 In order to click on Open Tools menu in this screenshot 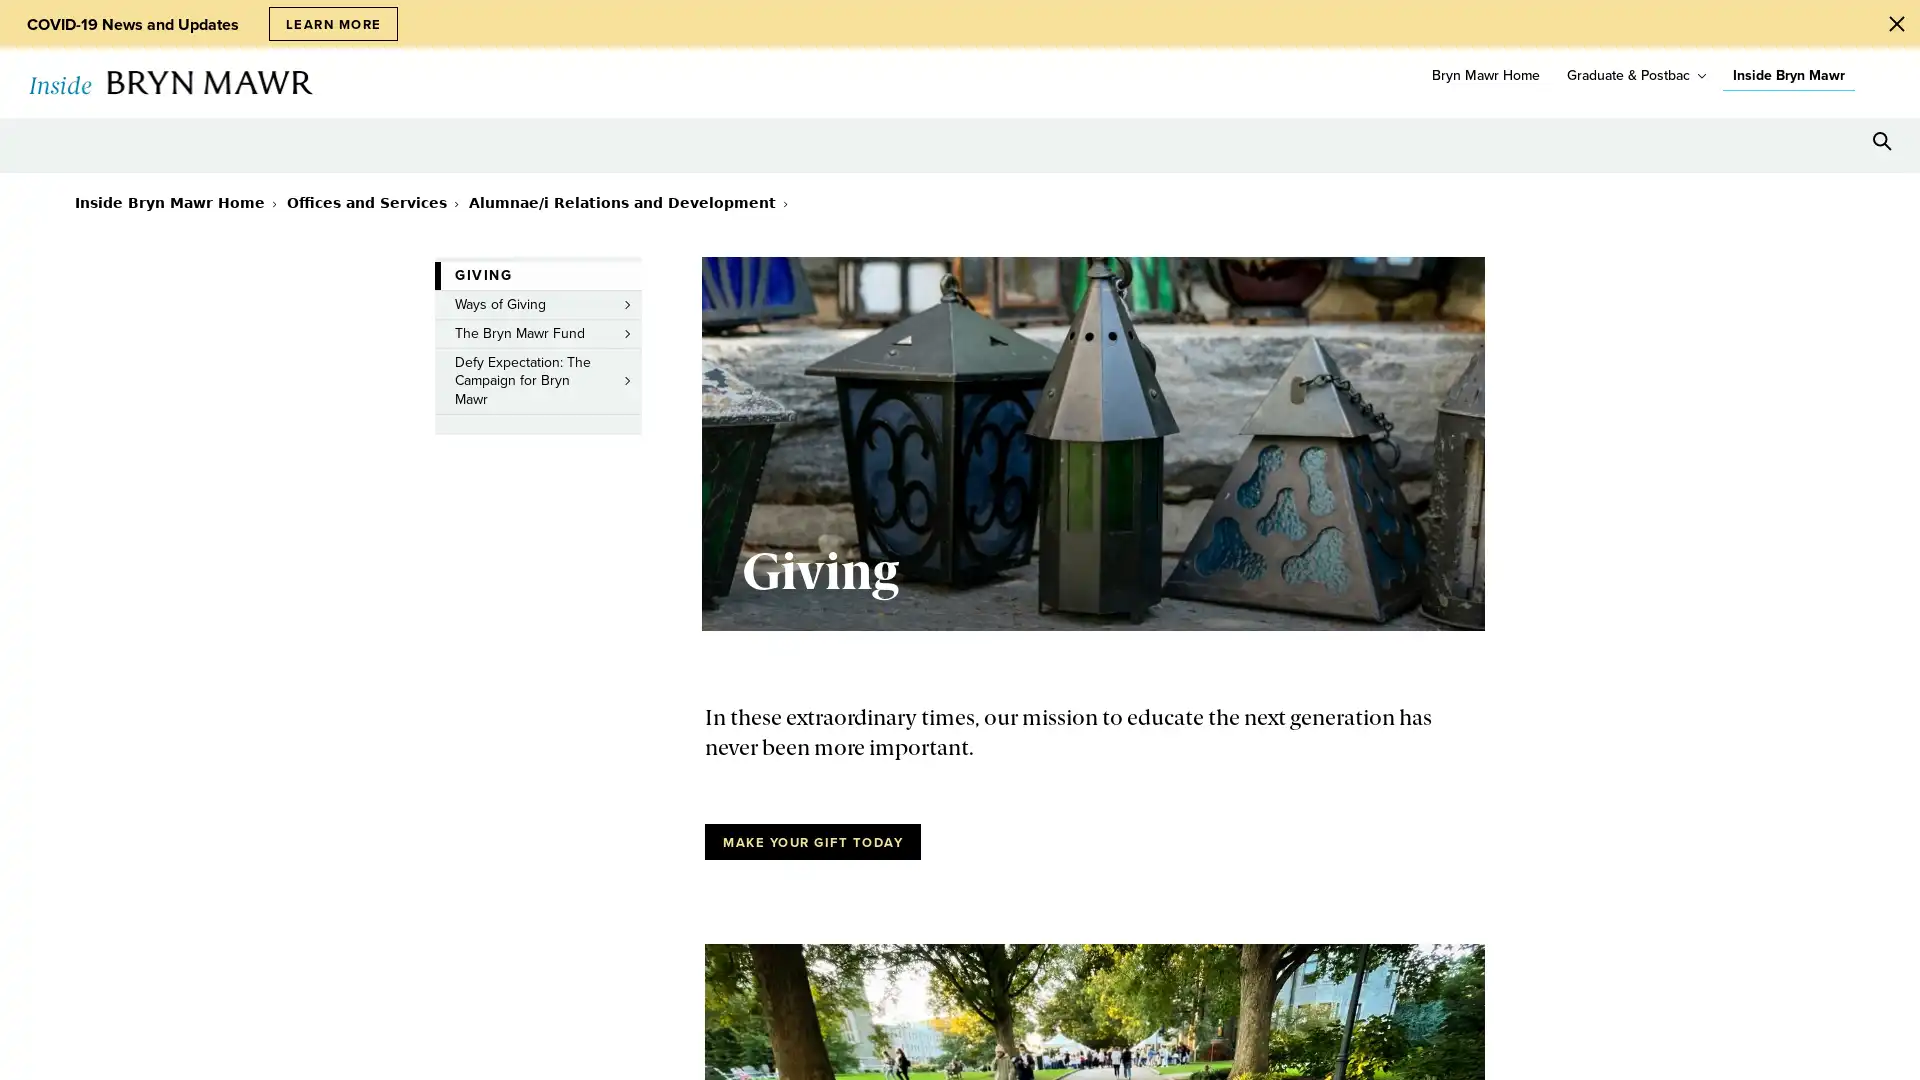, I will do `click(1782, 139)`.